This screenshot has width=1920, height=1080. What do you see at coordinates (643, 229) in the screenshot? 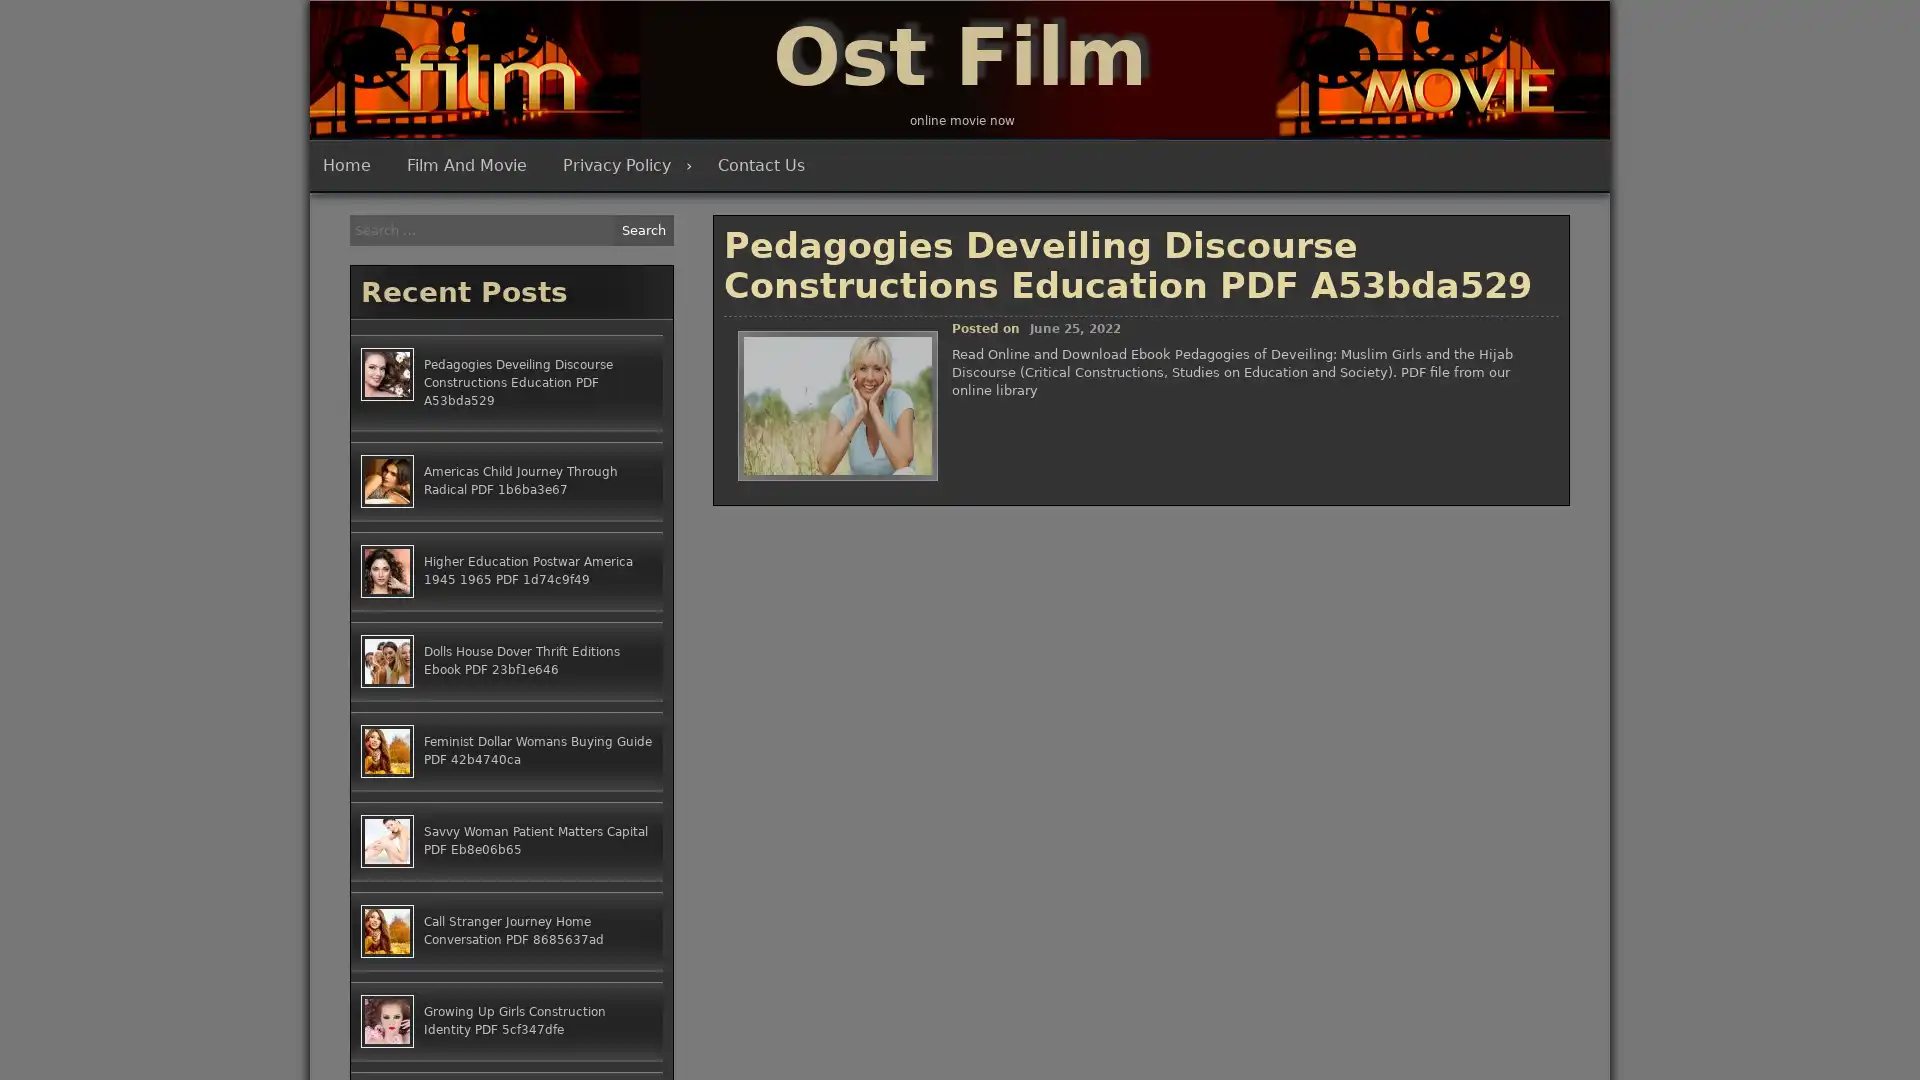
I see `Search` at bounding box center [643, 229].